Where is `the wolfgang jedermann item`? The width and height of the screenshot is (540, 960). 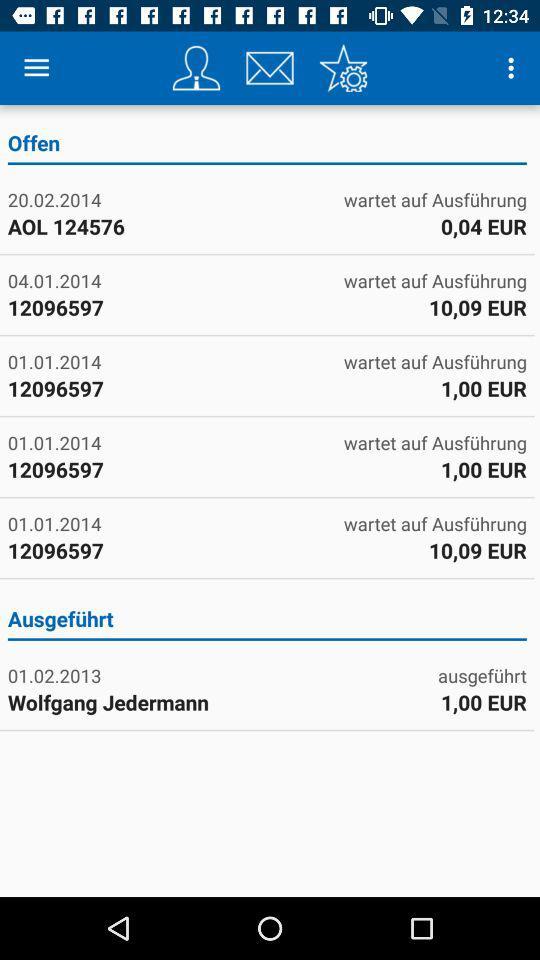
the wolfgang jedermann item is located at coordinates (135, 702).